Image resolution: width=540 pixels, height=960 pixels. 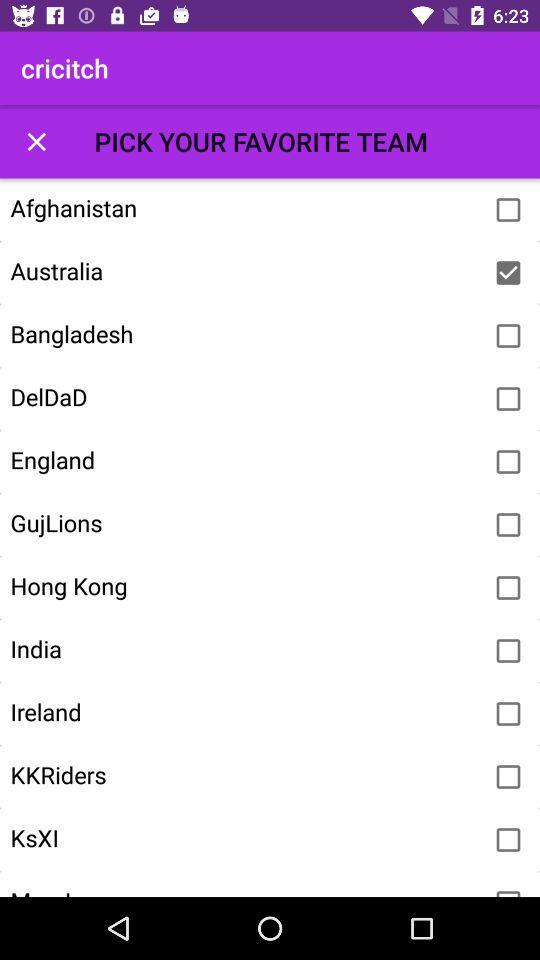 I want to click on kkriders, so click(x=508, y=776).